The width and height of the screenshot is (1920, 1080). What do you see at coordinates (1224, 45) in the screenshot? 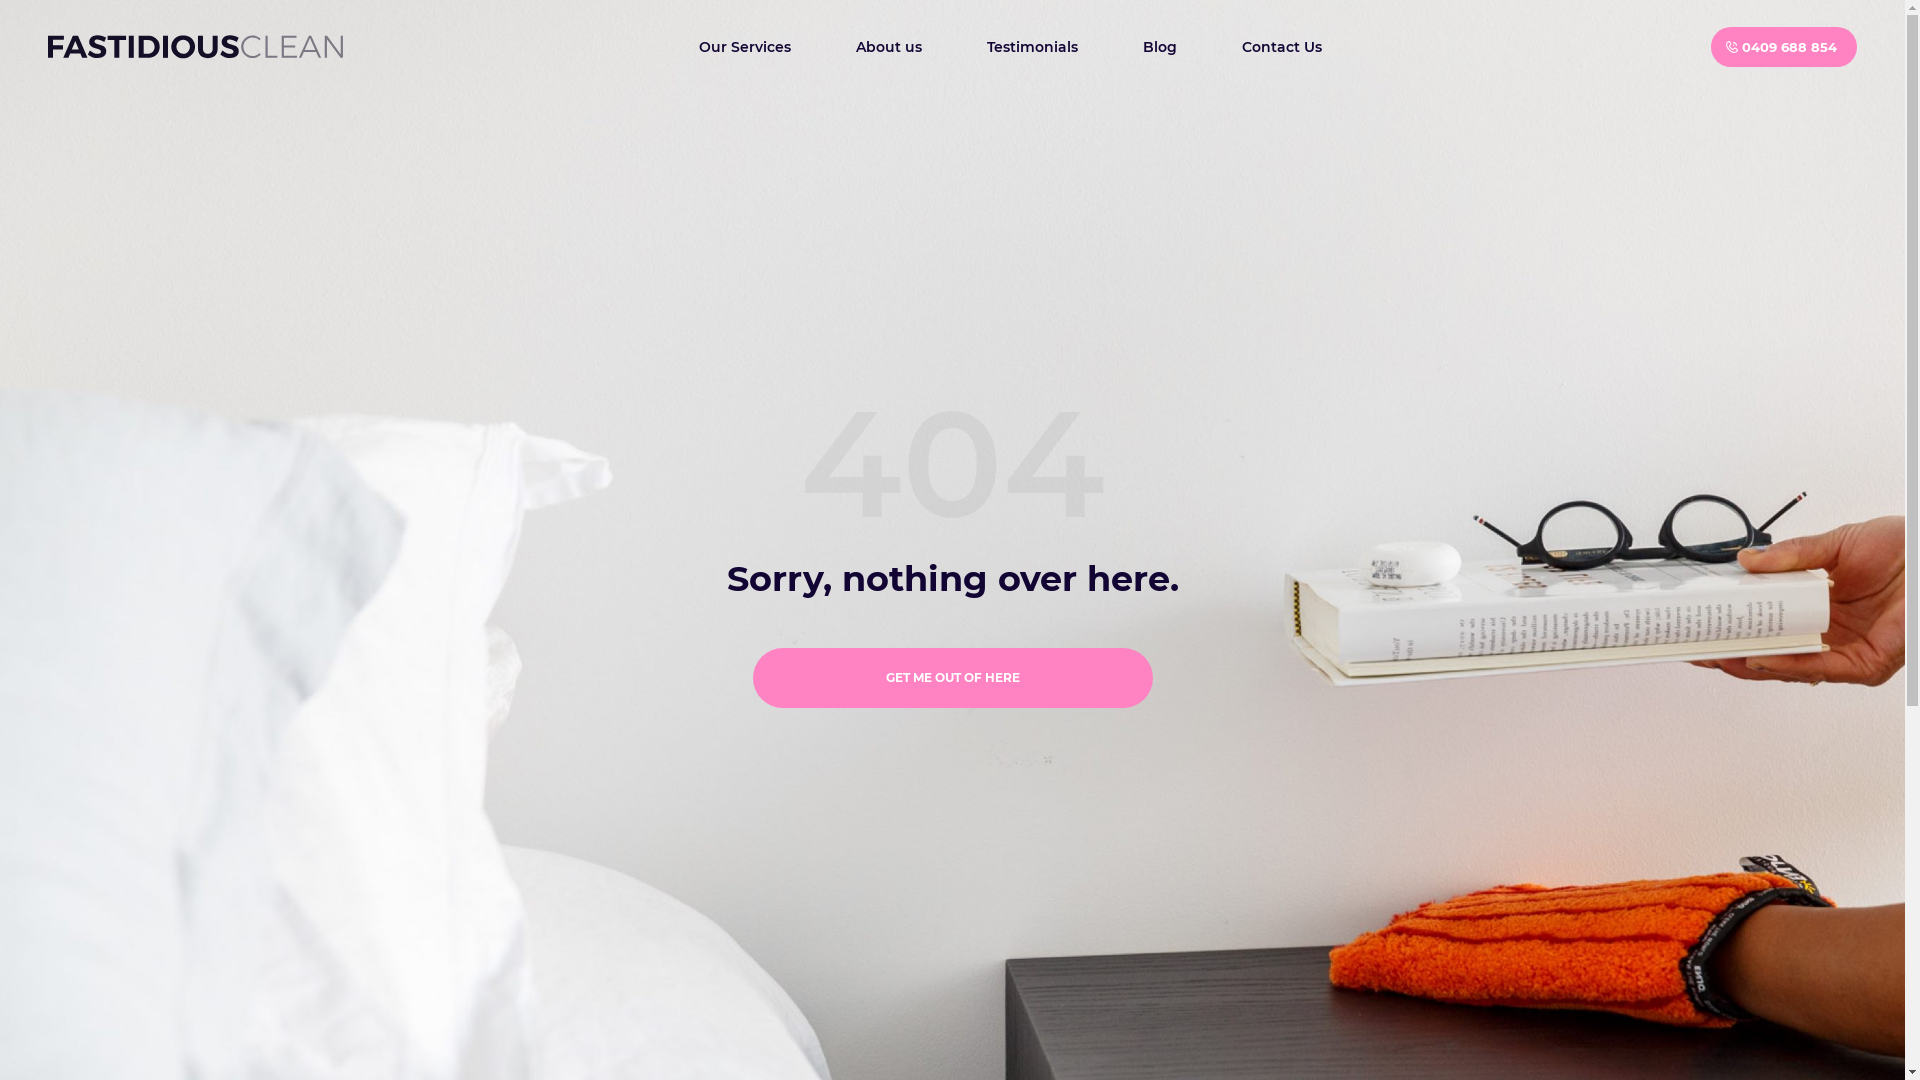
I see `'Contact Us'` at bounding box center [1224, 45].